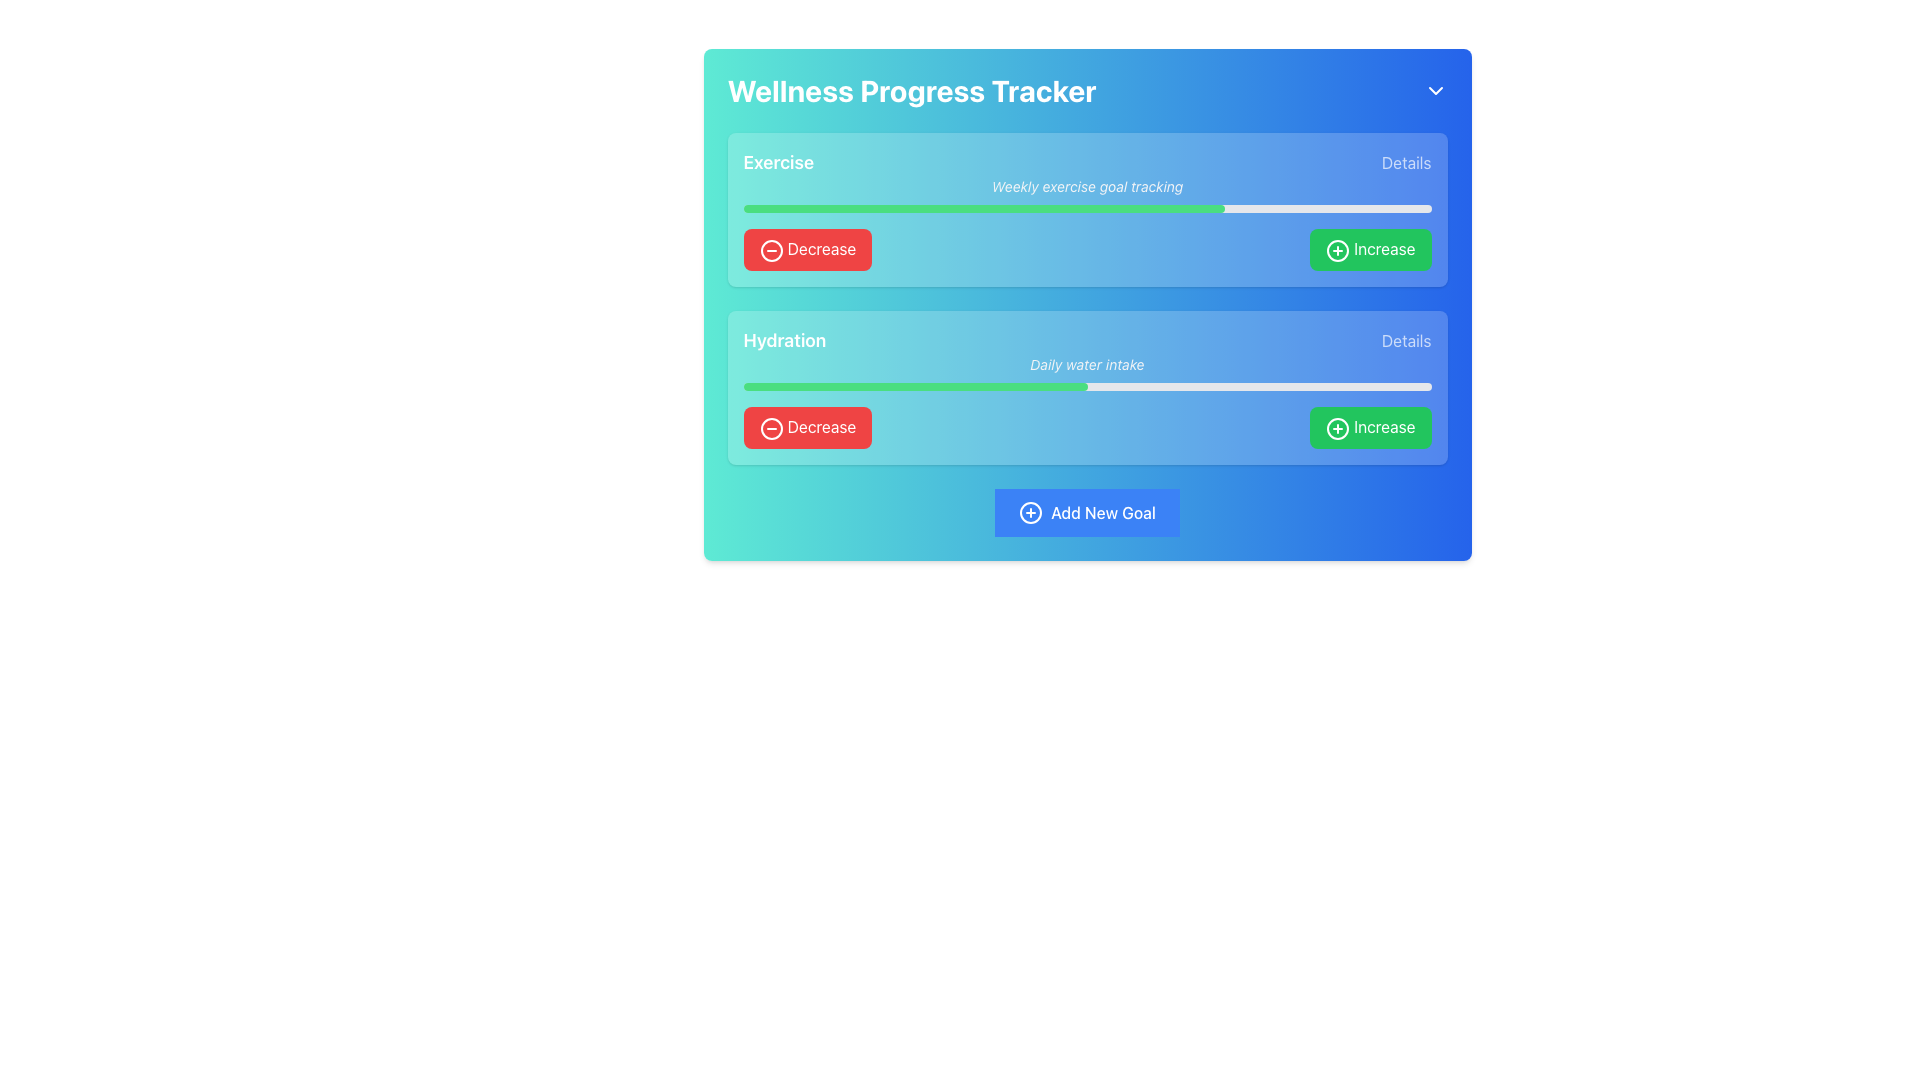 Image resolution: width=1920 pixels, height=1080 pixels. What do you see at coordinates (1031, 511) in the screenshot?
I see `the central circle of the 'Add New Goal' button, which is visually styled to integrate within a vibrant user interface` at bounding box center [1031, 511].